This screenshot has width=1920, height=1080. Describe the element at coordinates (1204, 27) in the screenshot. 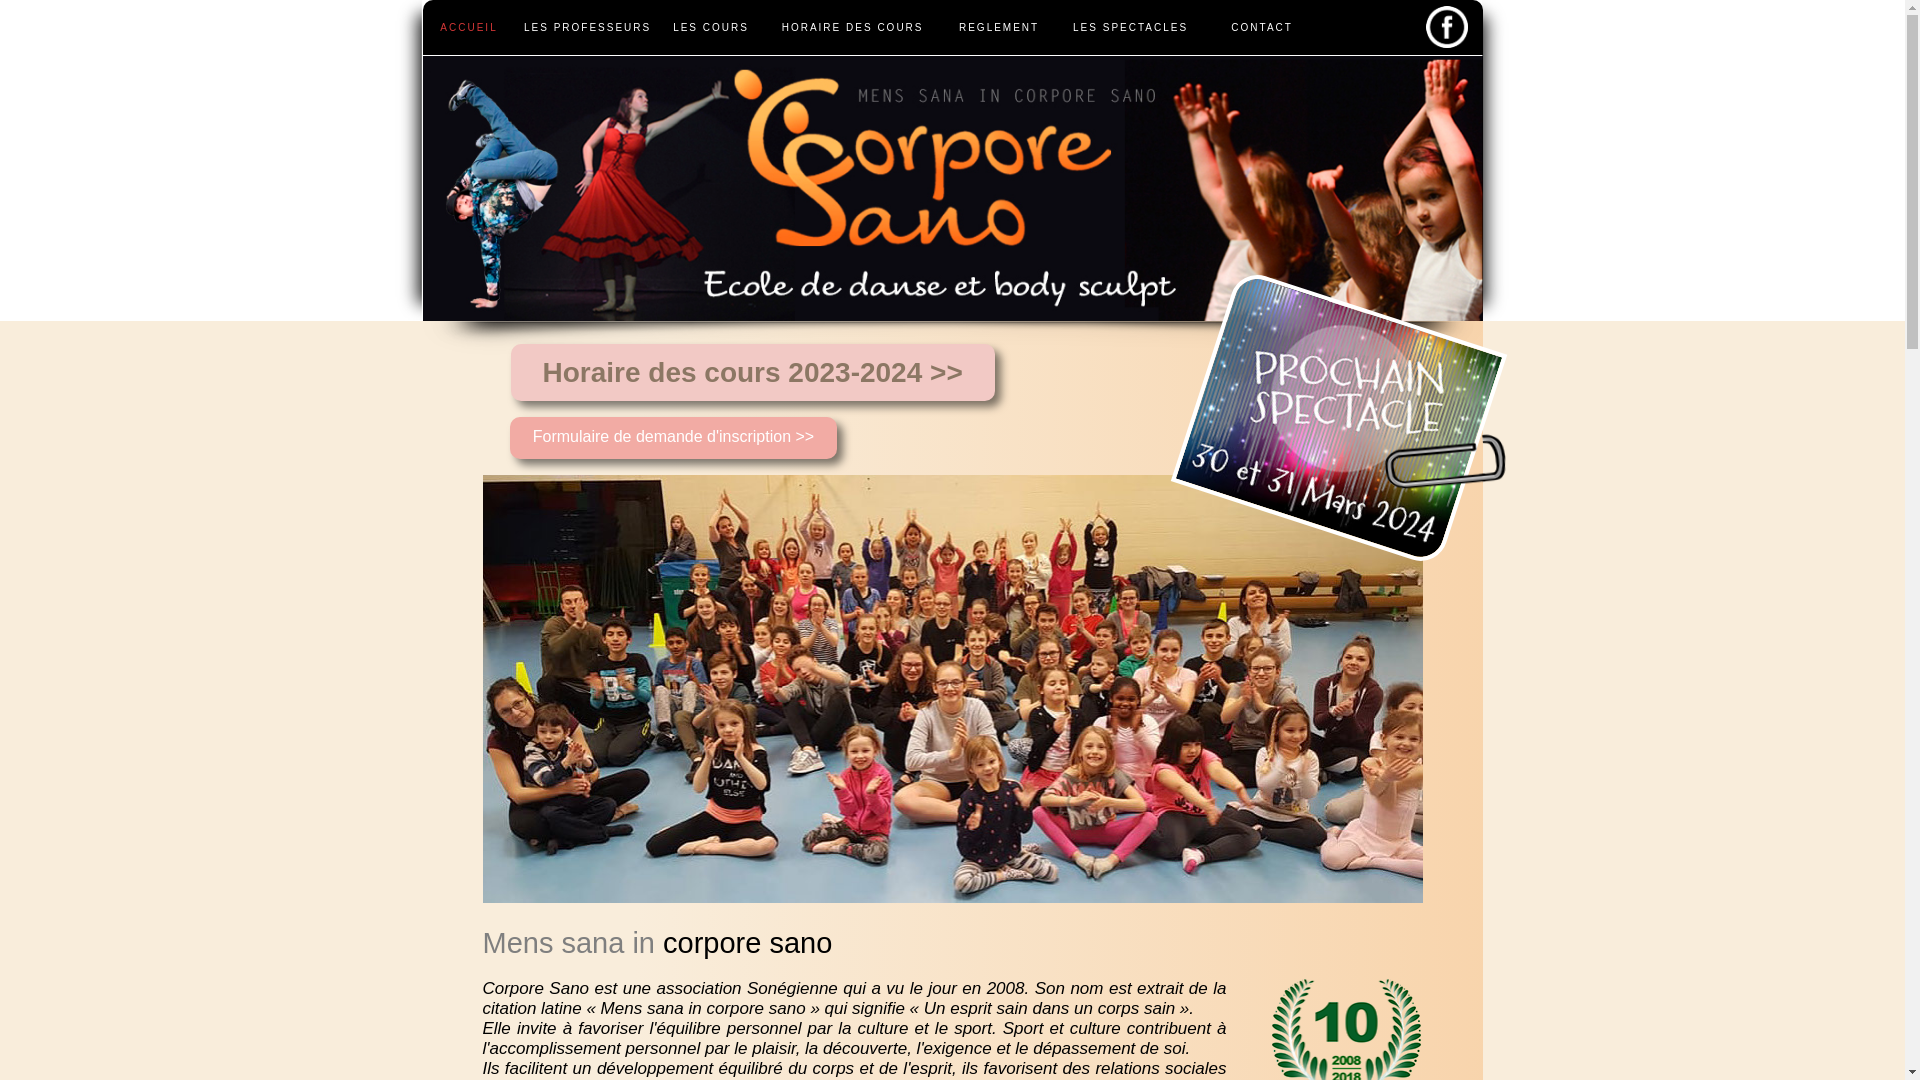

I see `'CONTACT'` at that location.